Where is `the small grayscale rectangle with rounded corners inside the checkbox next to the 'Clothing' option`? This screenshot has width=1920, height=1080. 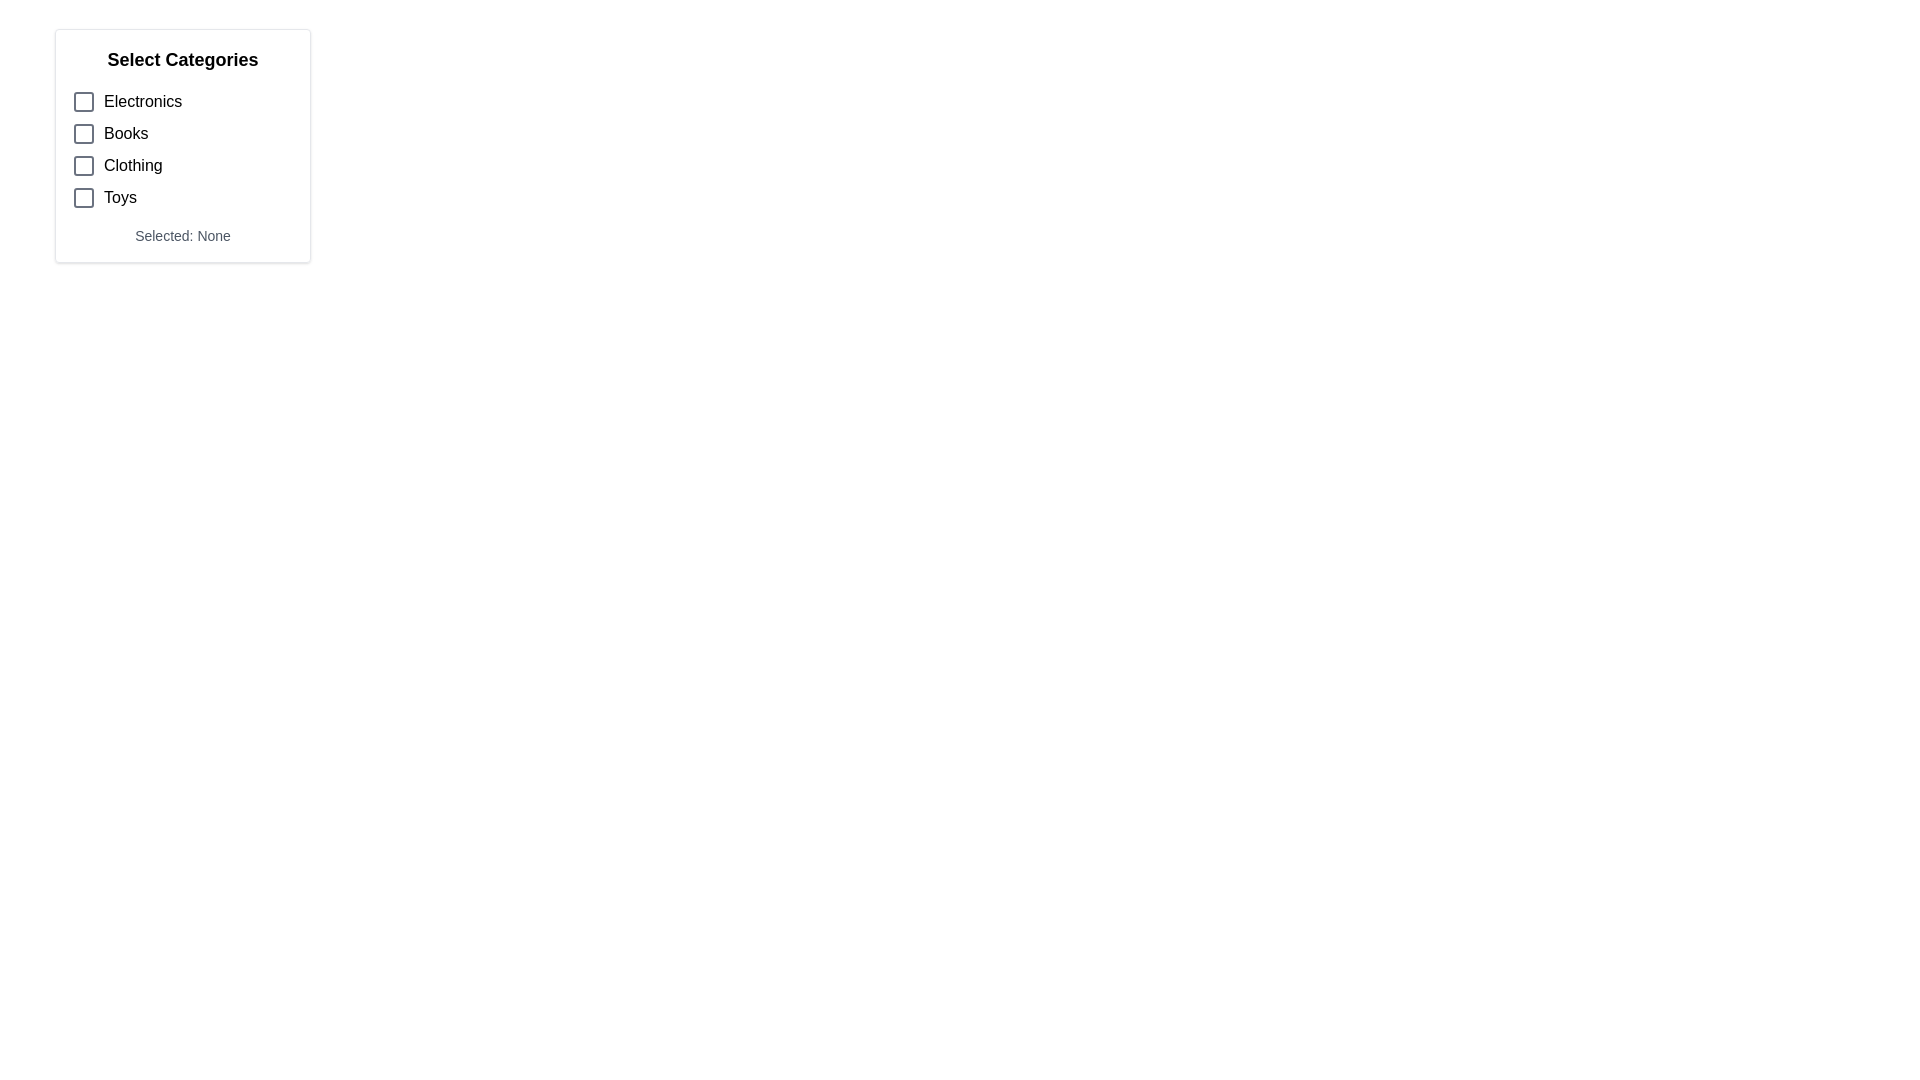
the small grayscale rectangle with rounded corners inside the checkbox next to the 'Clothing' option is located at coordinates (82, 164).